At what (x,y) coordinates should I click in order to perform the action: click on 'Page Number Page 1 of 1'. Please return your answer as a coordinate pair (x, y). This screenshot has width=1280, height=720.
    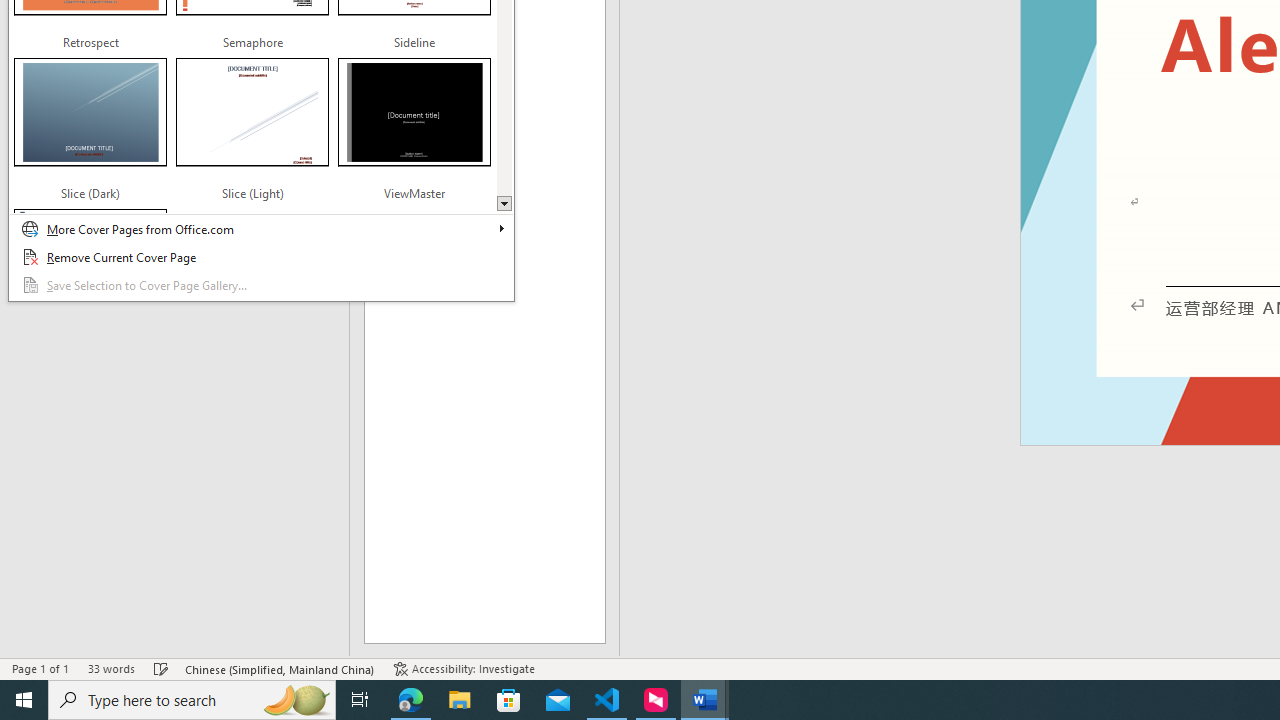
    Looking at the image, I should click on (40, 669).